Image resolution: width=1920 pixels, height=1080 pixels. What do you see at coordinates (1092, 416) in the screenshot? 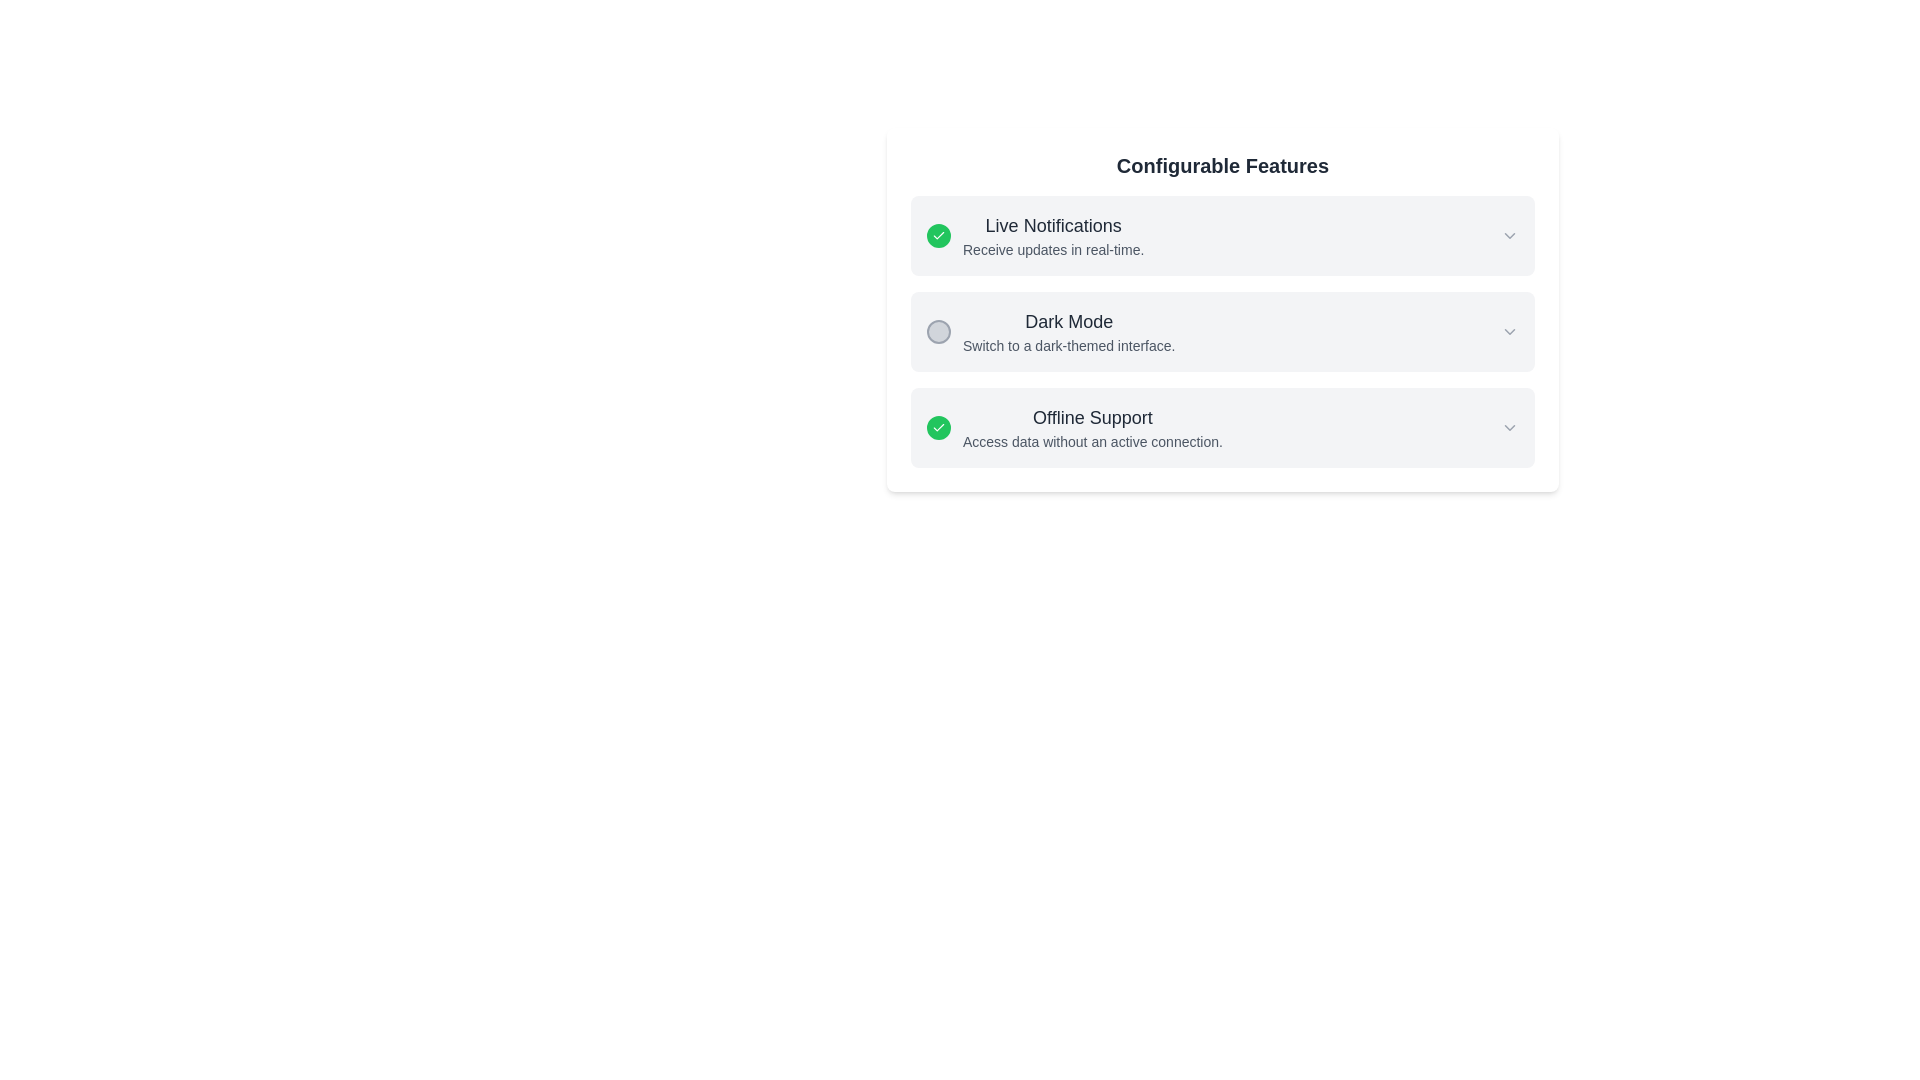
I see `the 'Offline Support' label, which is styled in a larger bold grey font and is the first text element in the third card under 'Configurable Features'` at bounding box center [1092, 416].